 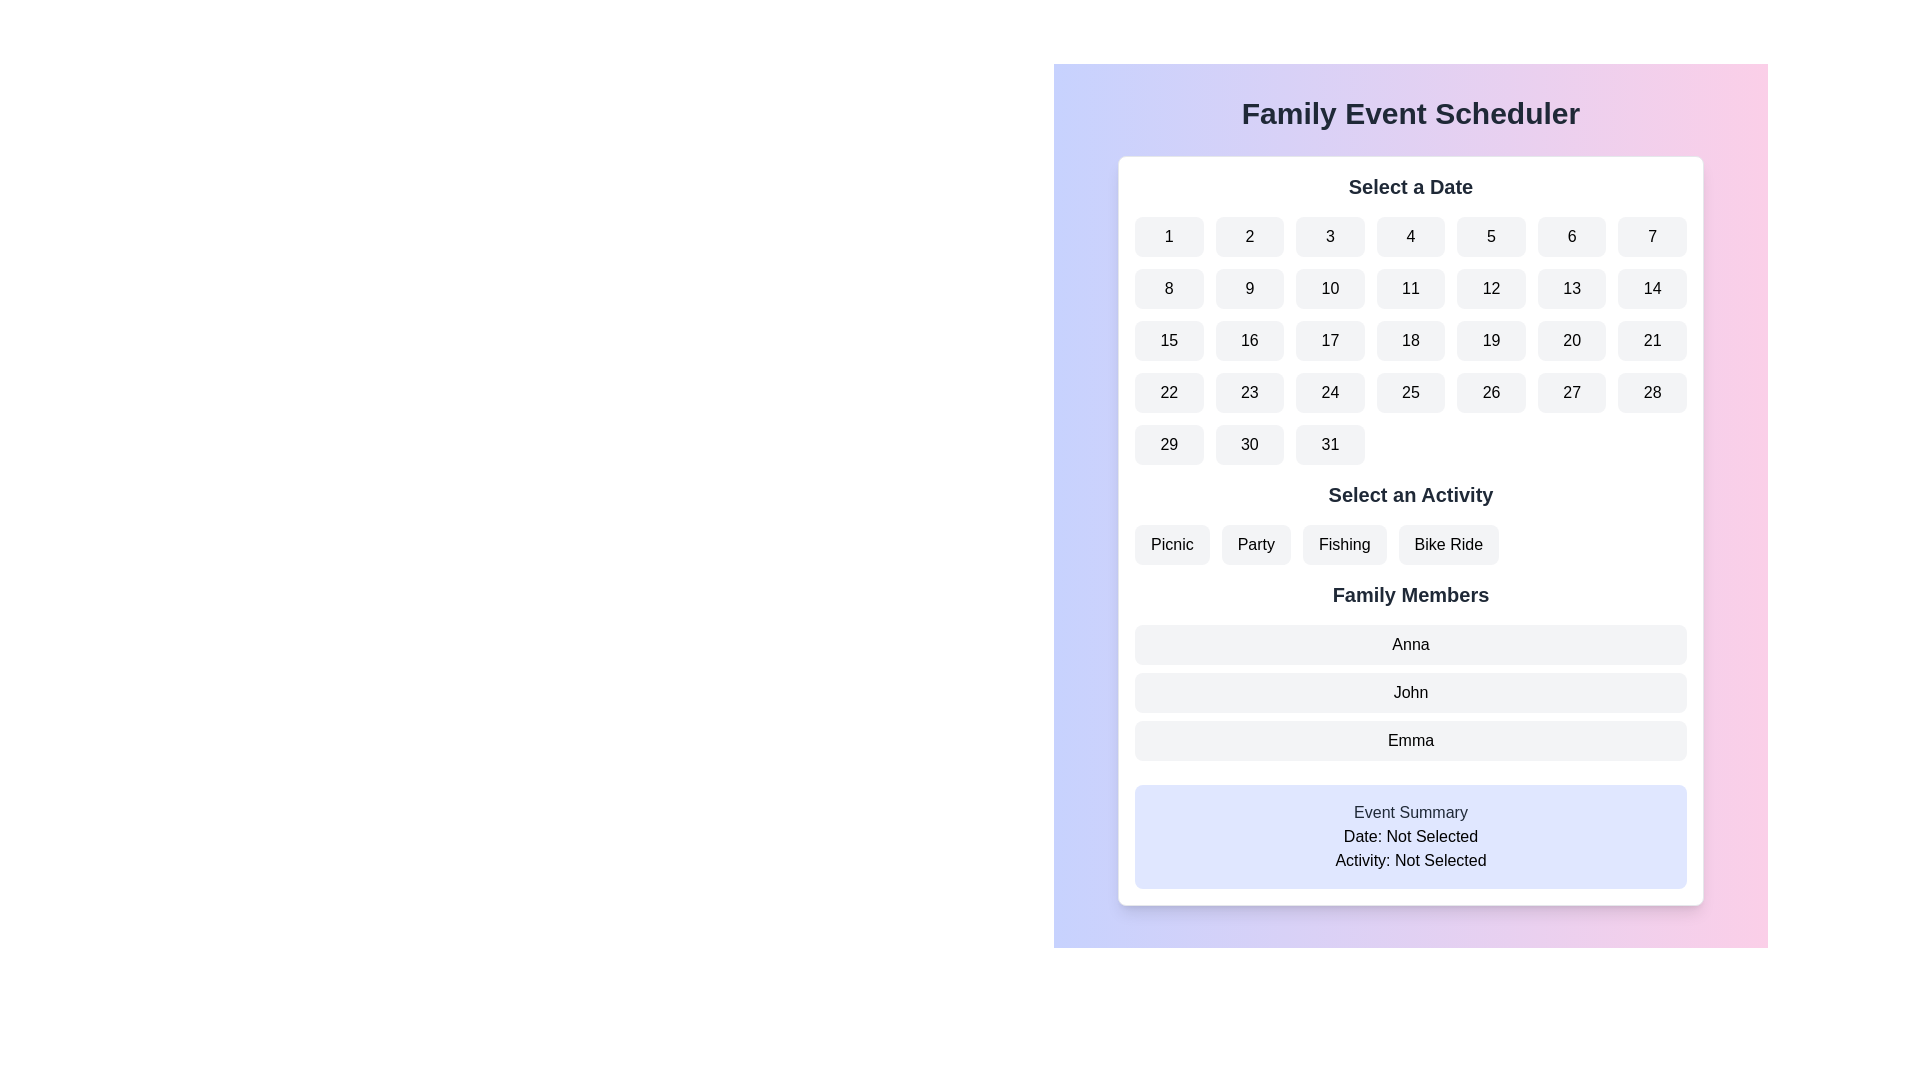 What do you see at coordinates (1652, 339) in the screenshot?
I see `the rounded rectangle button displaying the number '21' in black font, located in the seventh column of the third row` at bounding box center [1652, 339].